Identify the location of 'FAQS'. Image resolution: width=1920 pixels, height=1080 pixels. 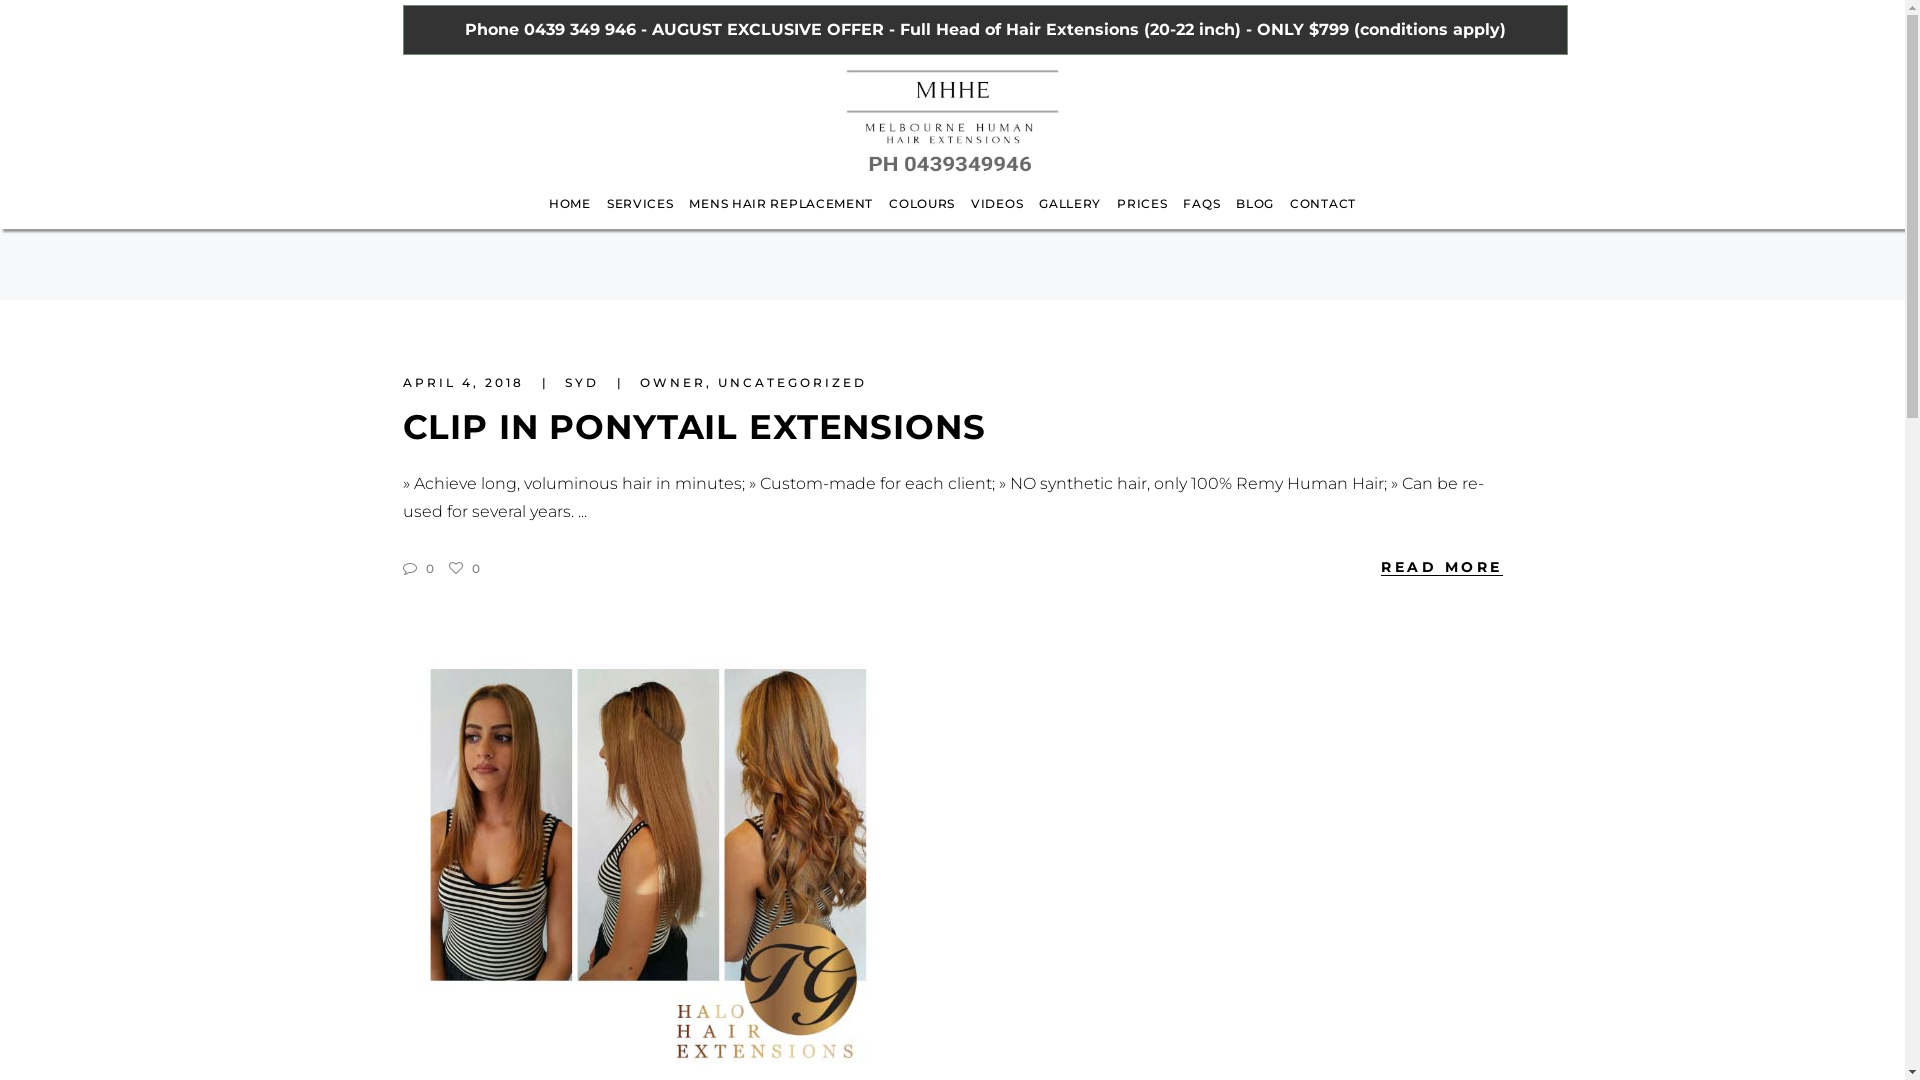
(1175, 216).